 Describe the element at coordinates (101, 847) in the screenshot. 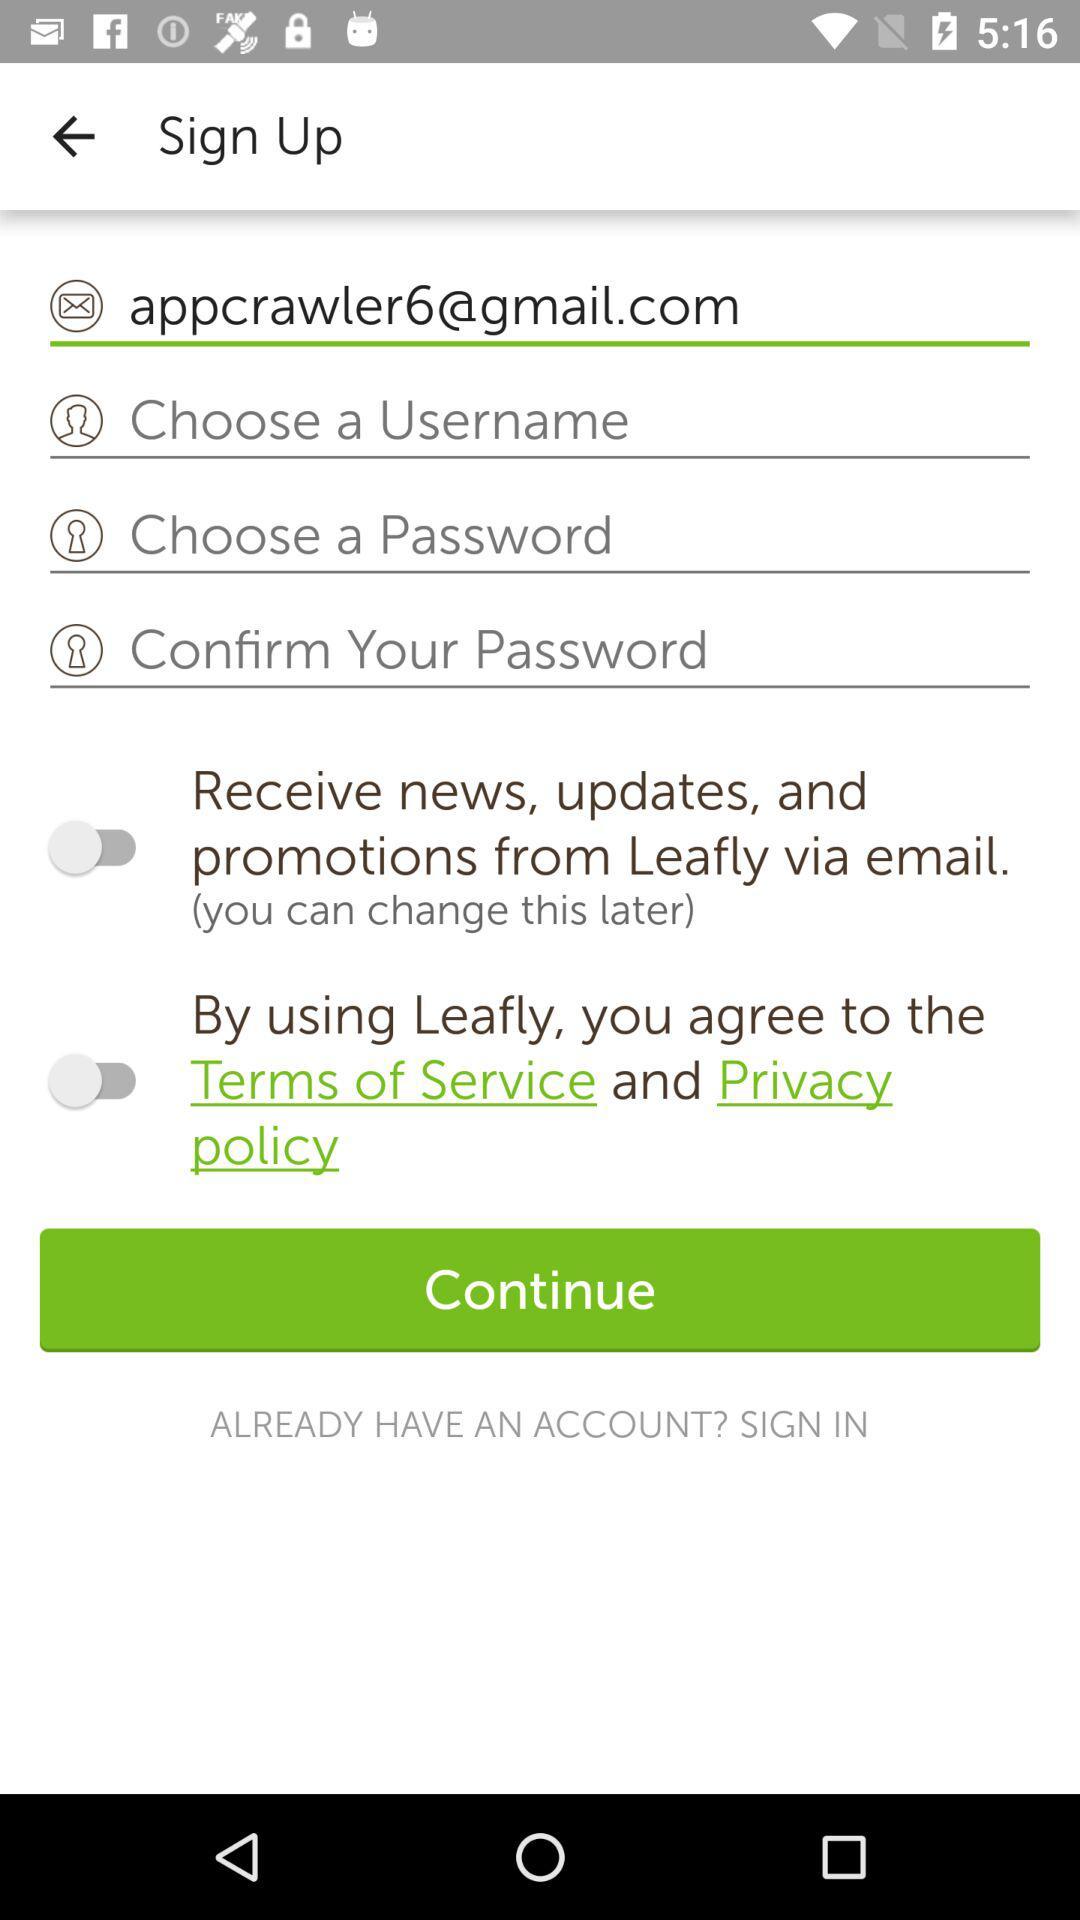

I see `receive news` at that location.